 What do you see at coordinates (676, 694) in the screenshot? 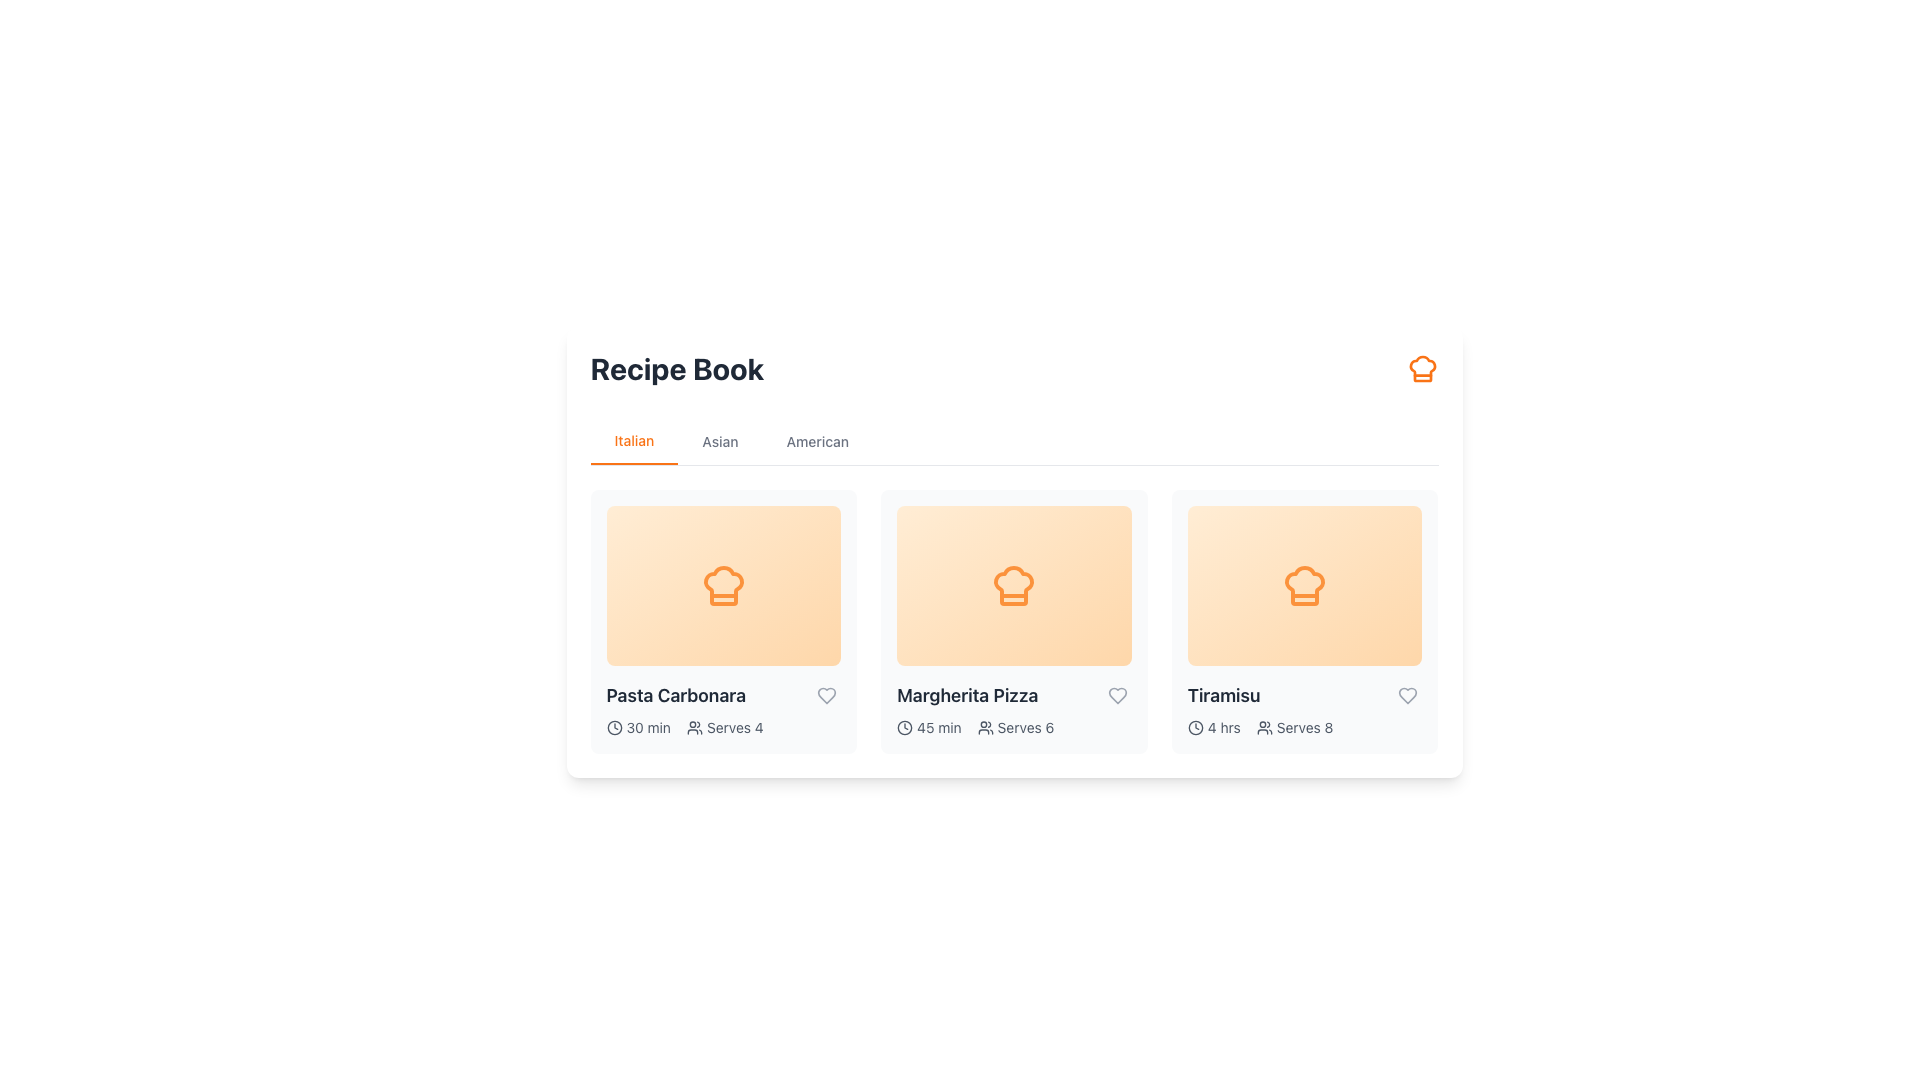
I see `text label displaying 'Pasta Carbonara' which is styled with a large, bold font in dark gray color, located under the orange dish icon within the first card on the left in the 'Italian' section` at bounding box center [676, 694].